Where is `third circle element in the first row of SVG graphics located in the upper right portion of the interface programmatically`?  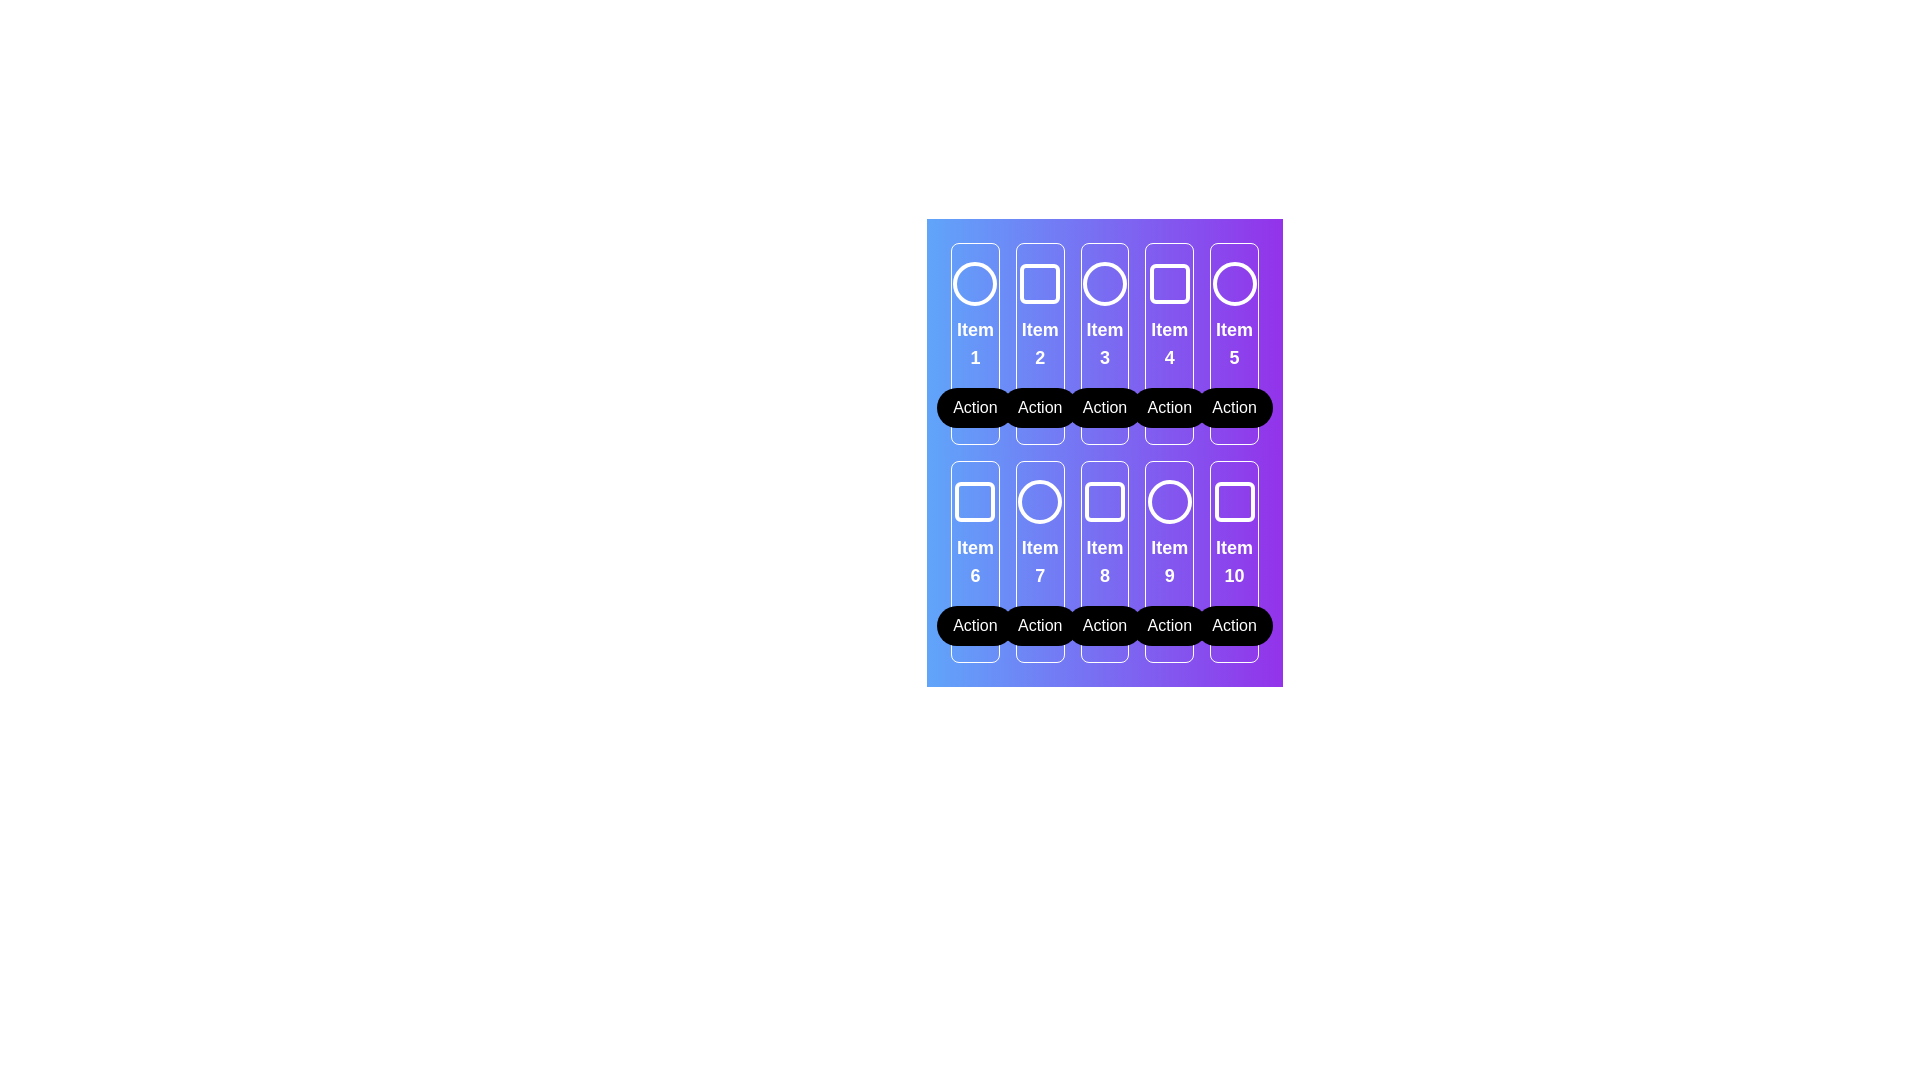 third circle element in the first row of SVG graphics located in the upper right portion of the interface programmatically is located at coordinates (1103, 284).